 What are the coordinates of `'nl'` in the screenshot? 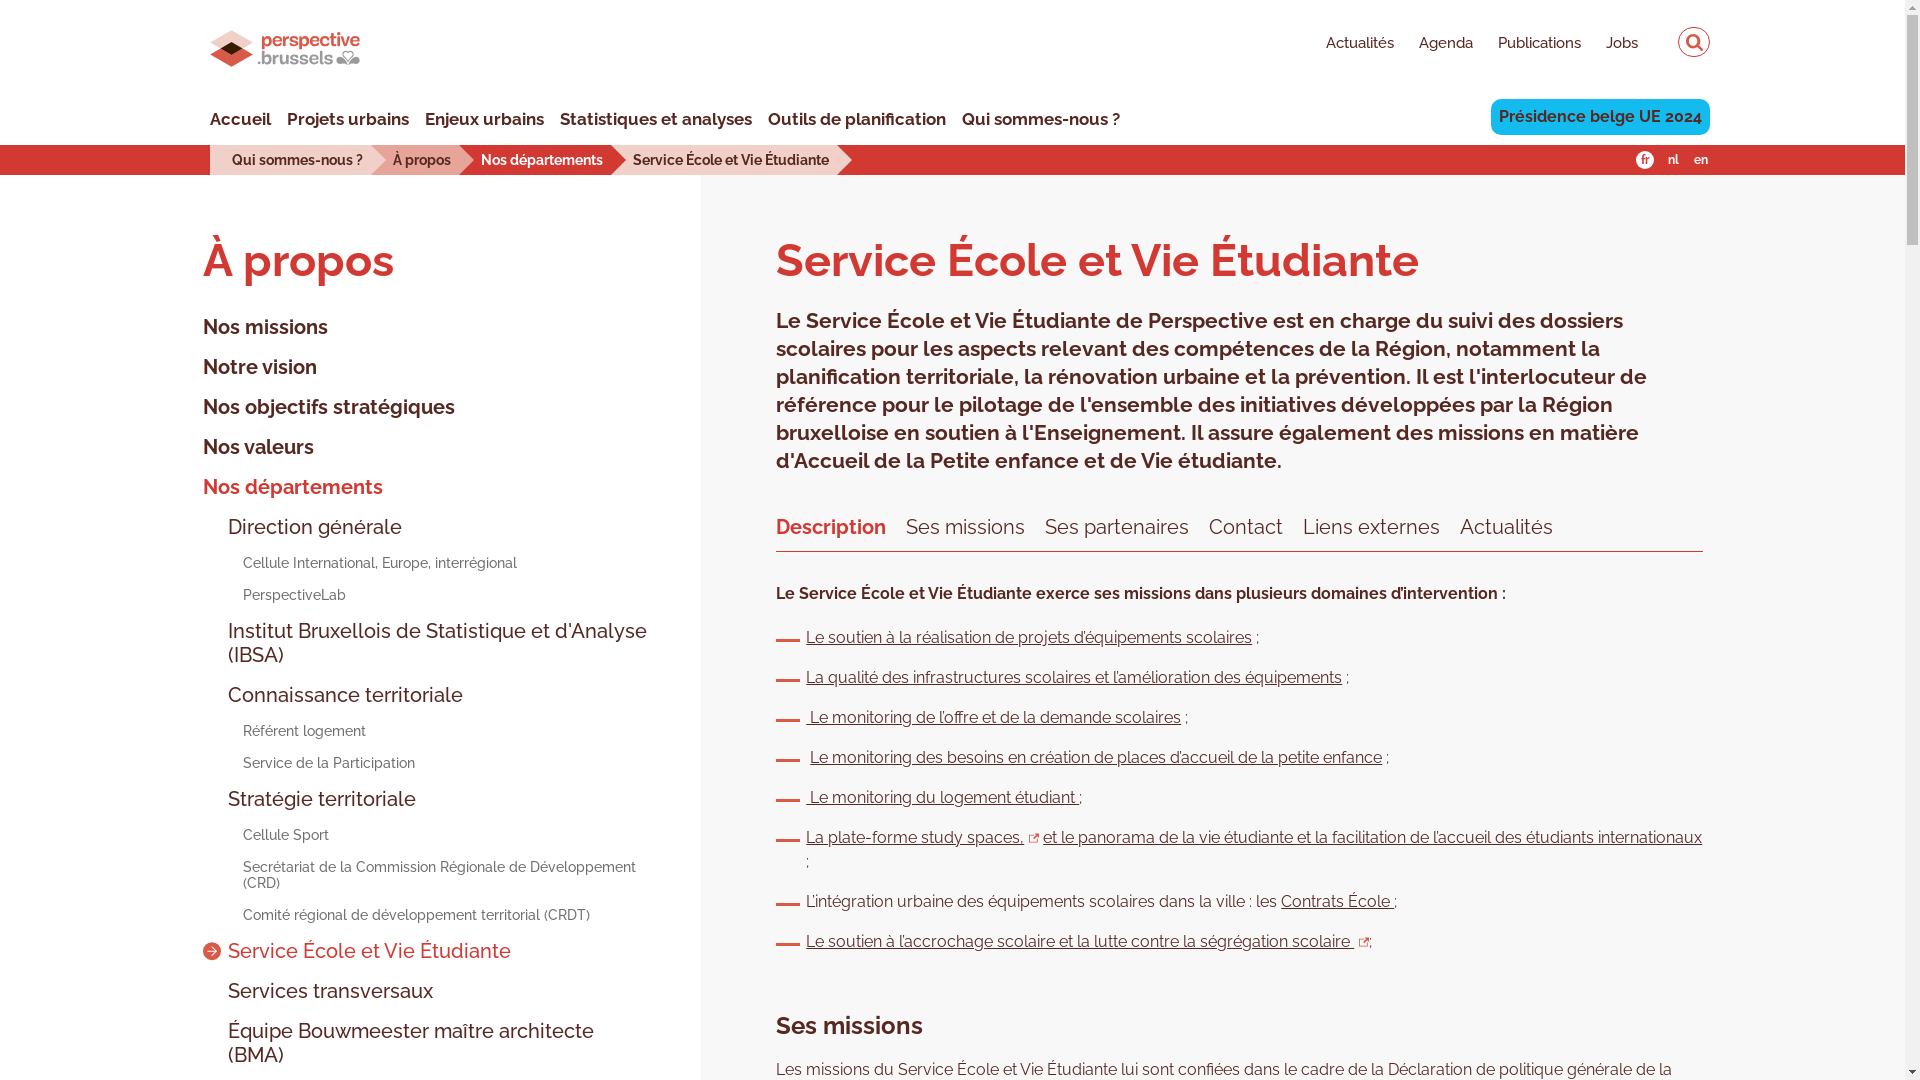 It's located at (1664, 158).